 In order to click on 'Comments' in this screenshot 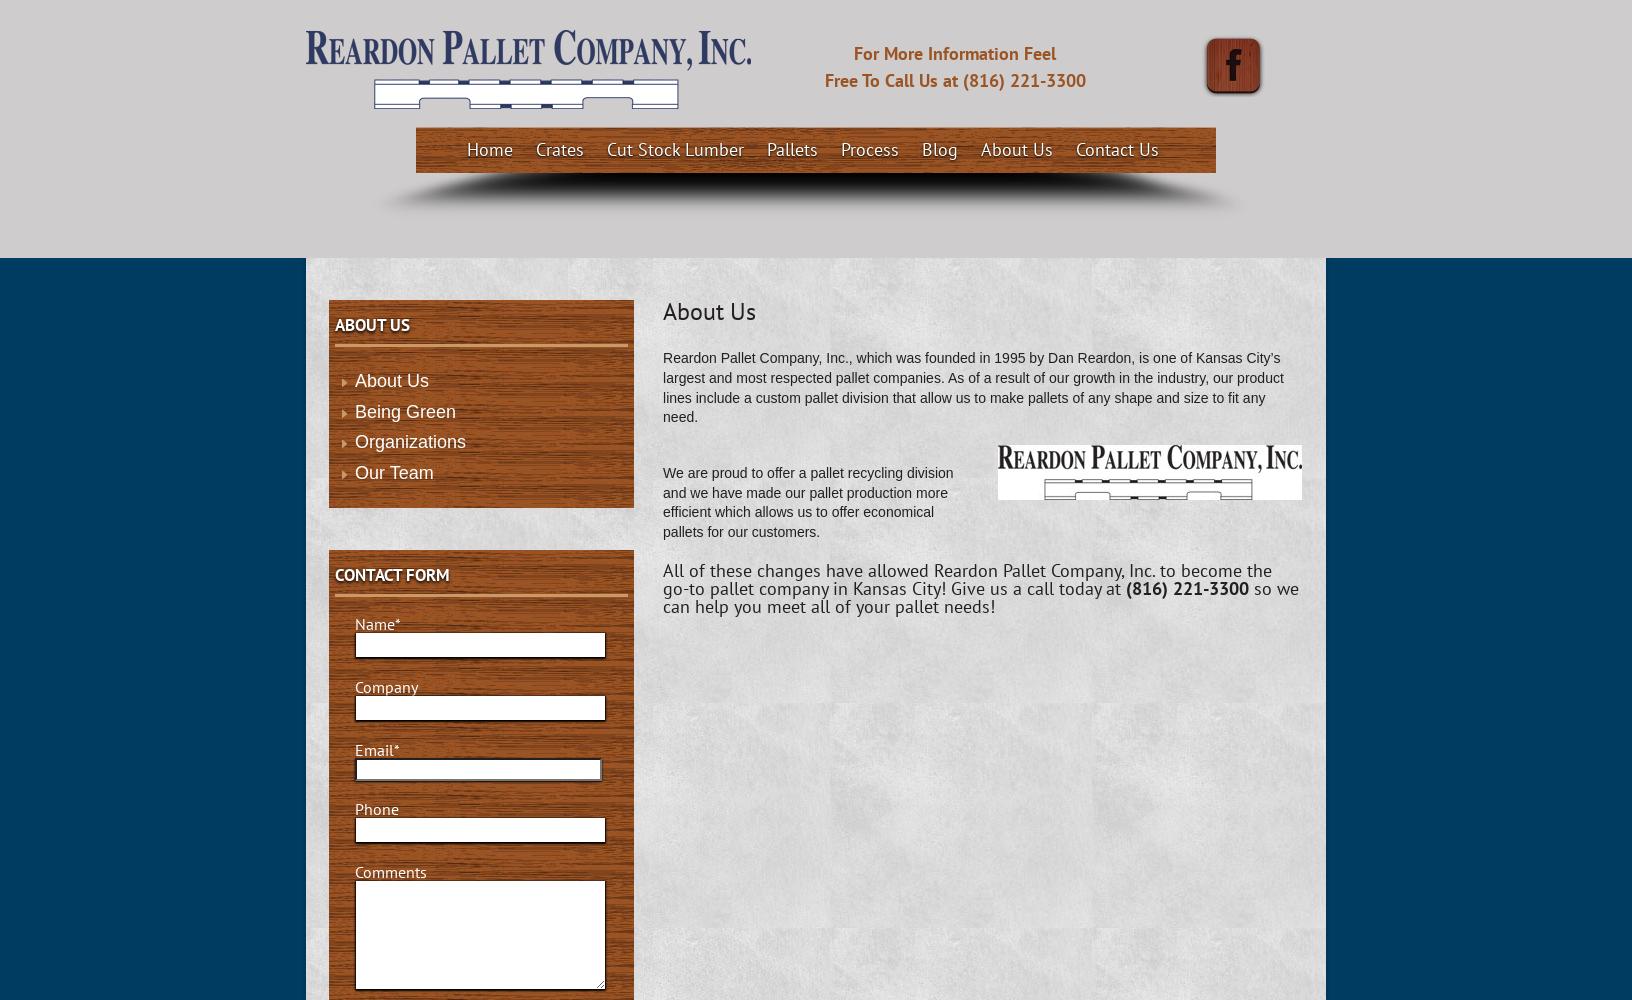, I will do `click(391, 871)`.